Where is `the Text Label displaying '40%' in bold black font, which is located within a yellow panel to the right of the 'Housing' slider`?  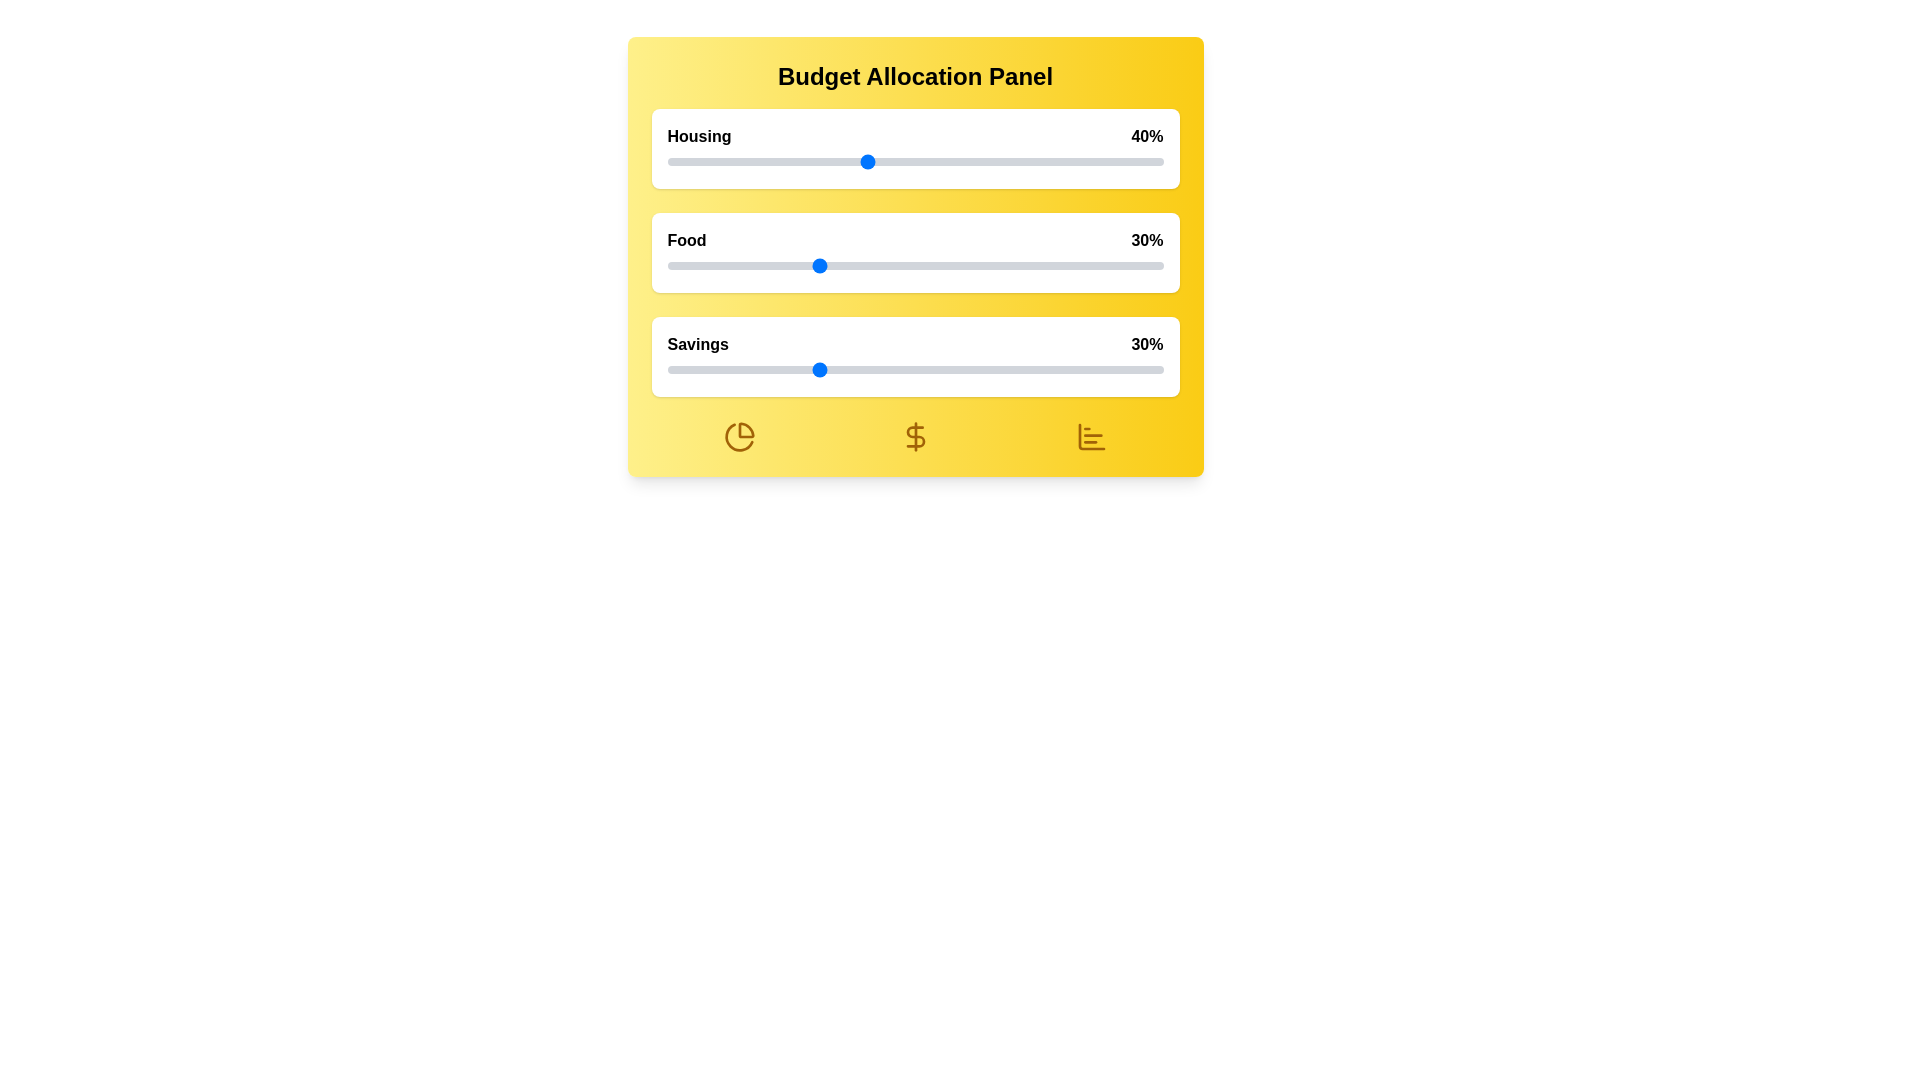
the Text Label displaying '40%' in bold black font, which is located within a yellow panel to the right of the 'Housing' slider is located at coordinates (1147, 136).